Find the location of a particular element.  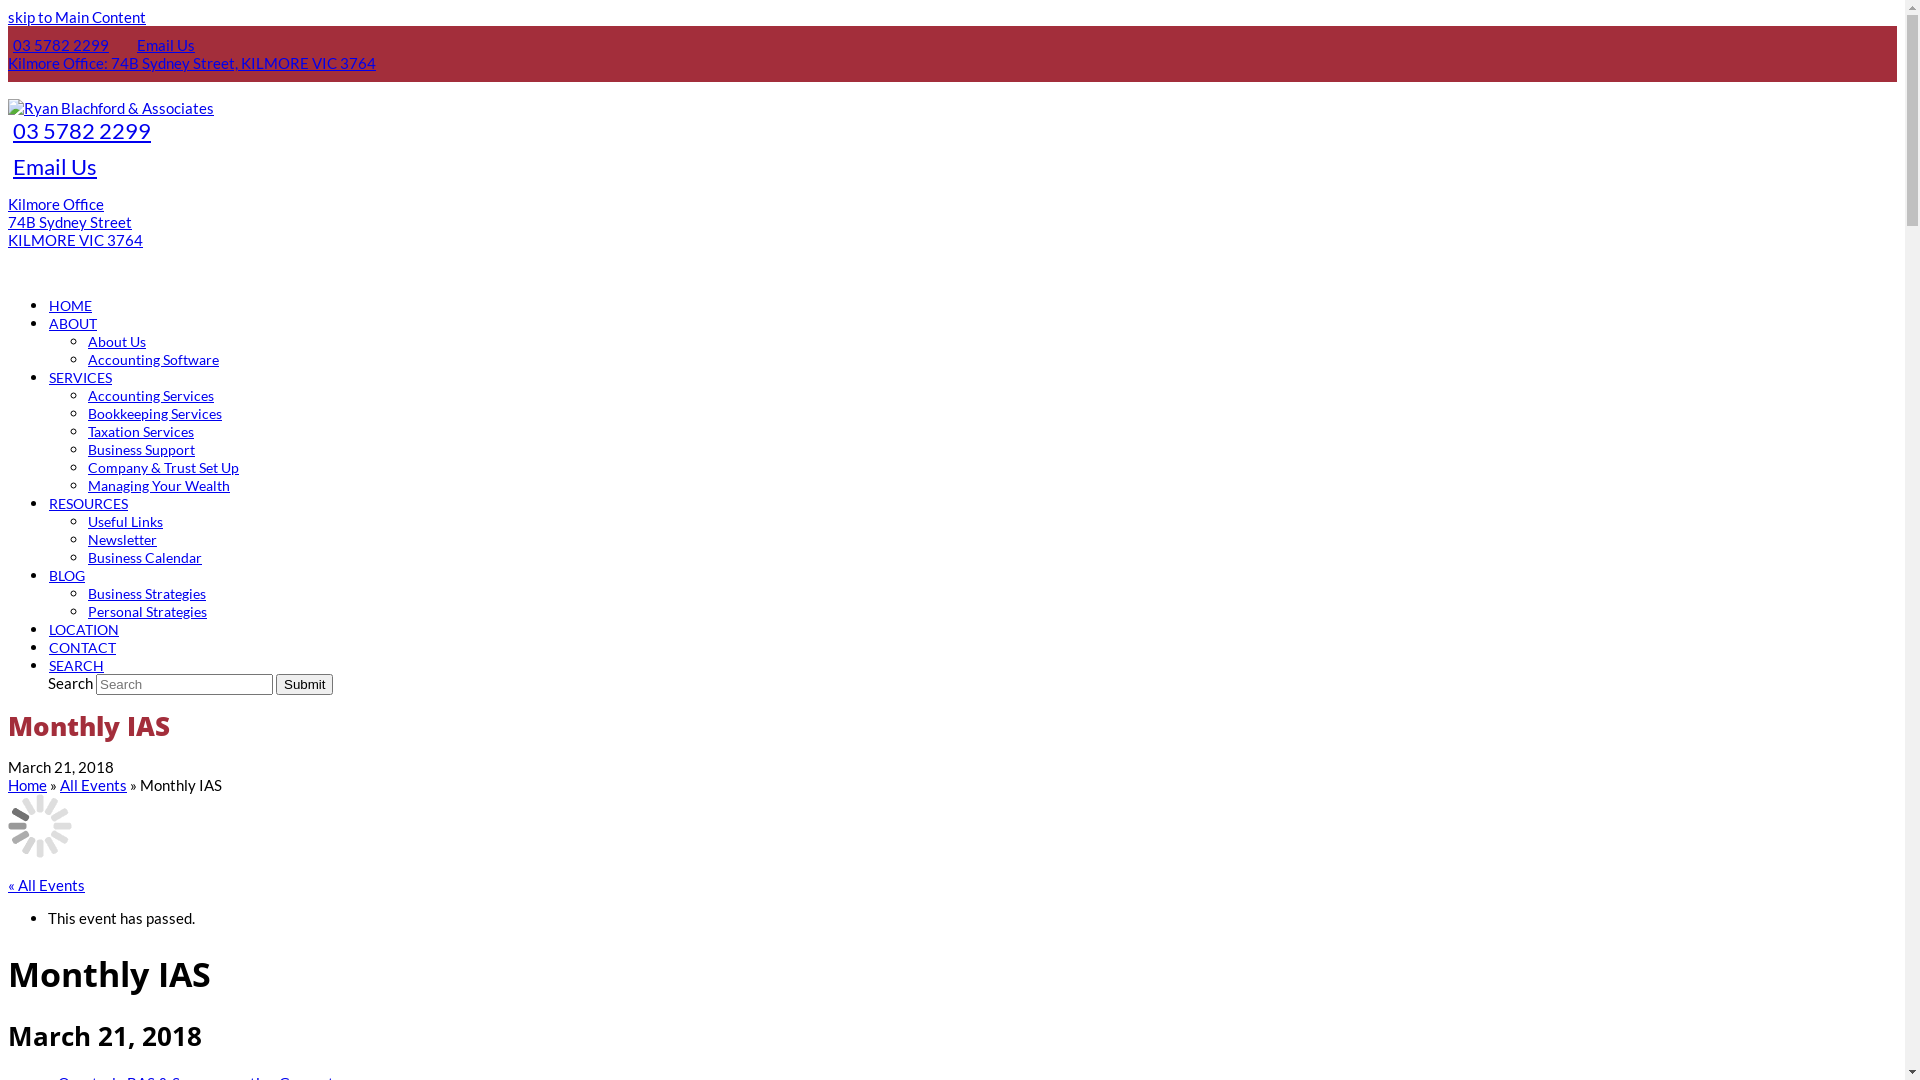

'Taxation Services' is located at coordinates (139, 430).